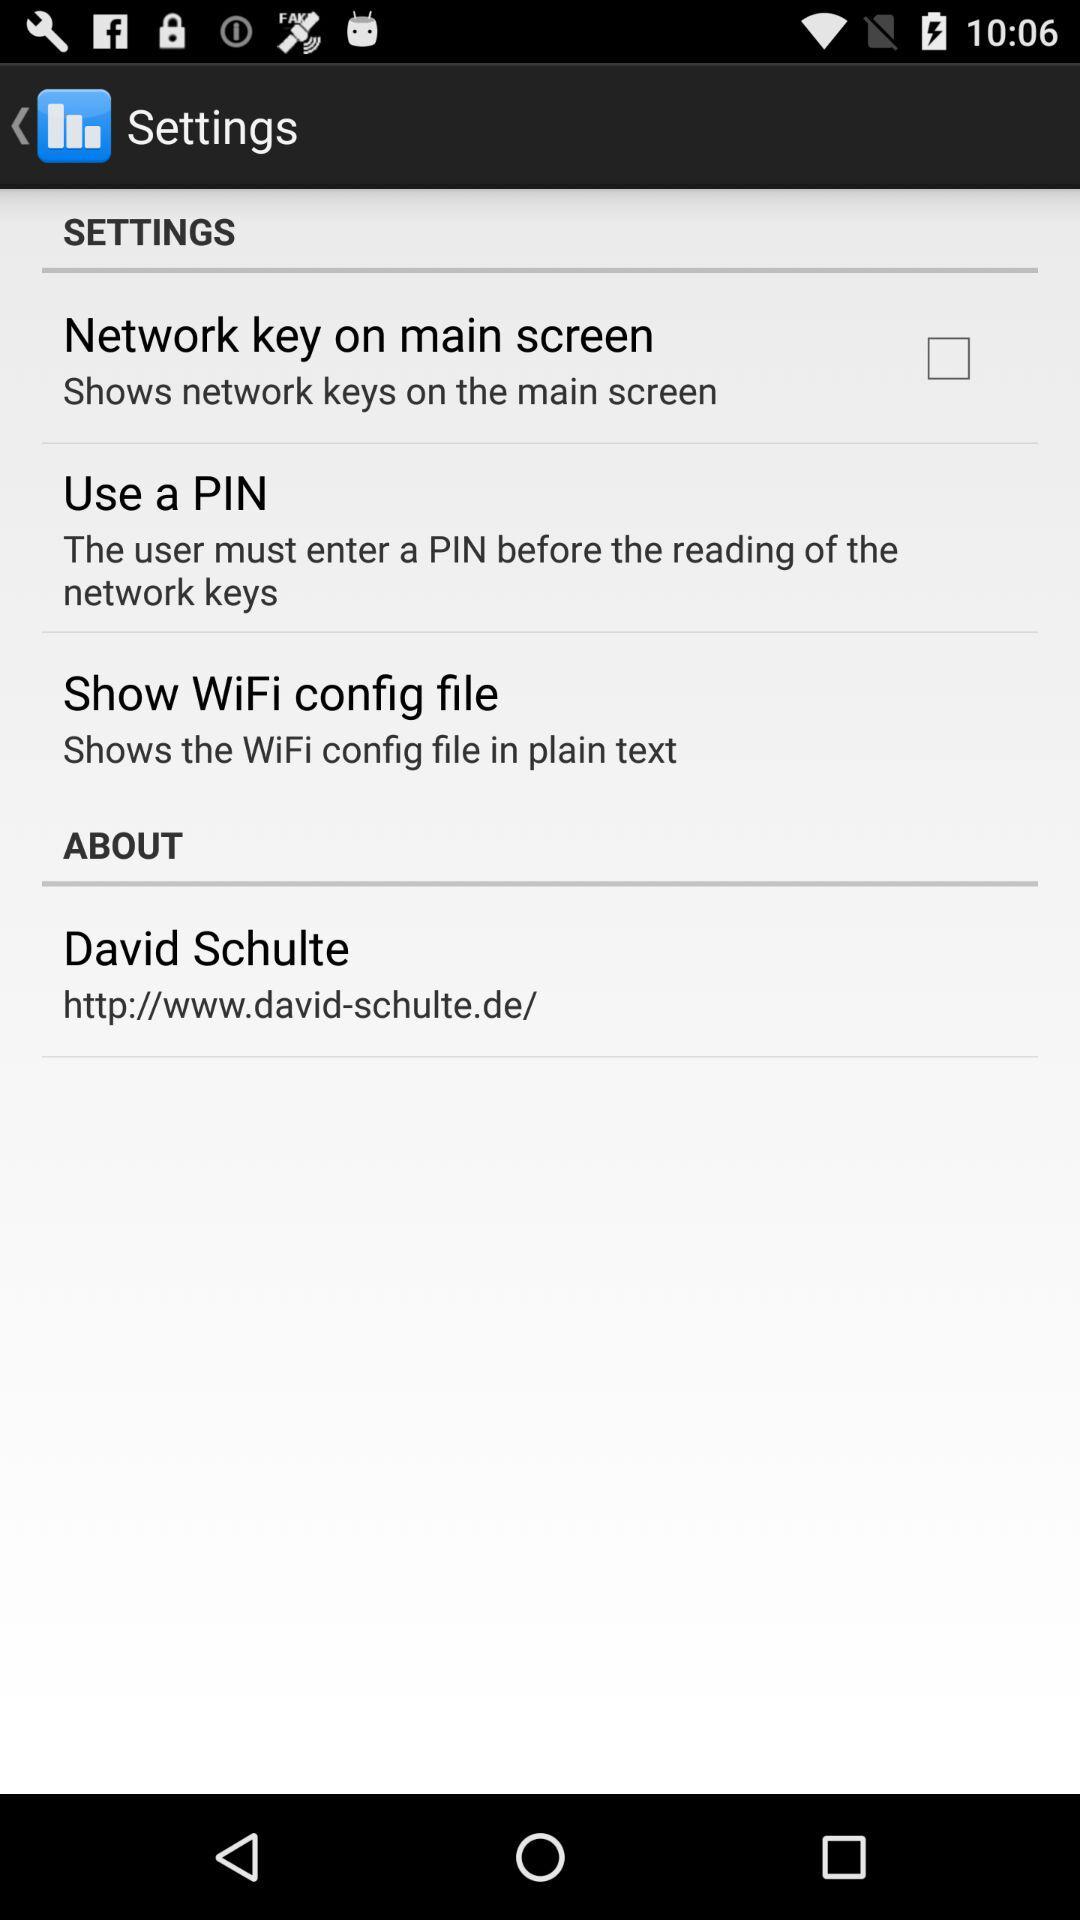 The image size is (1080, 1920). I want to click on the app above the david schulte, so click(540, 844).